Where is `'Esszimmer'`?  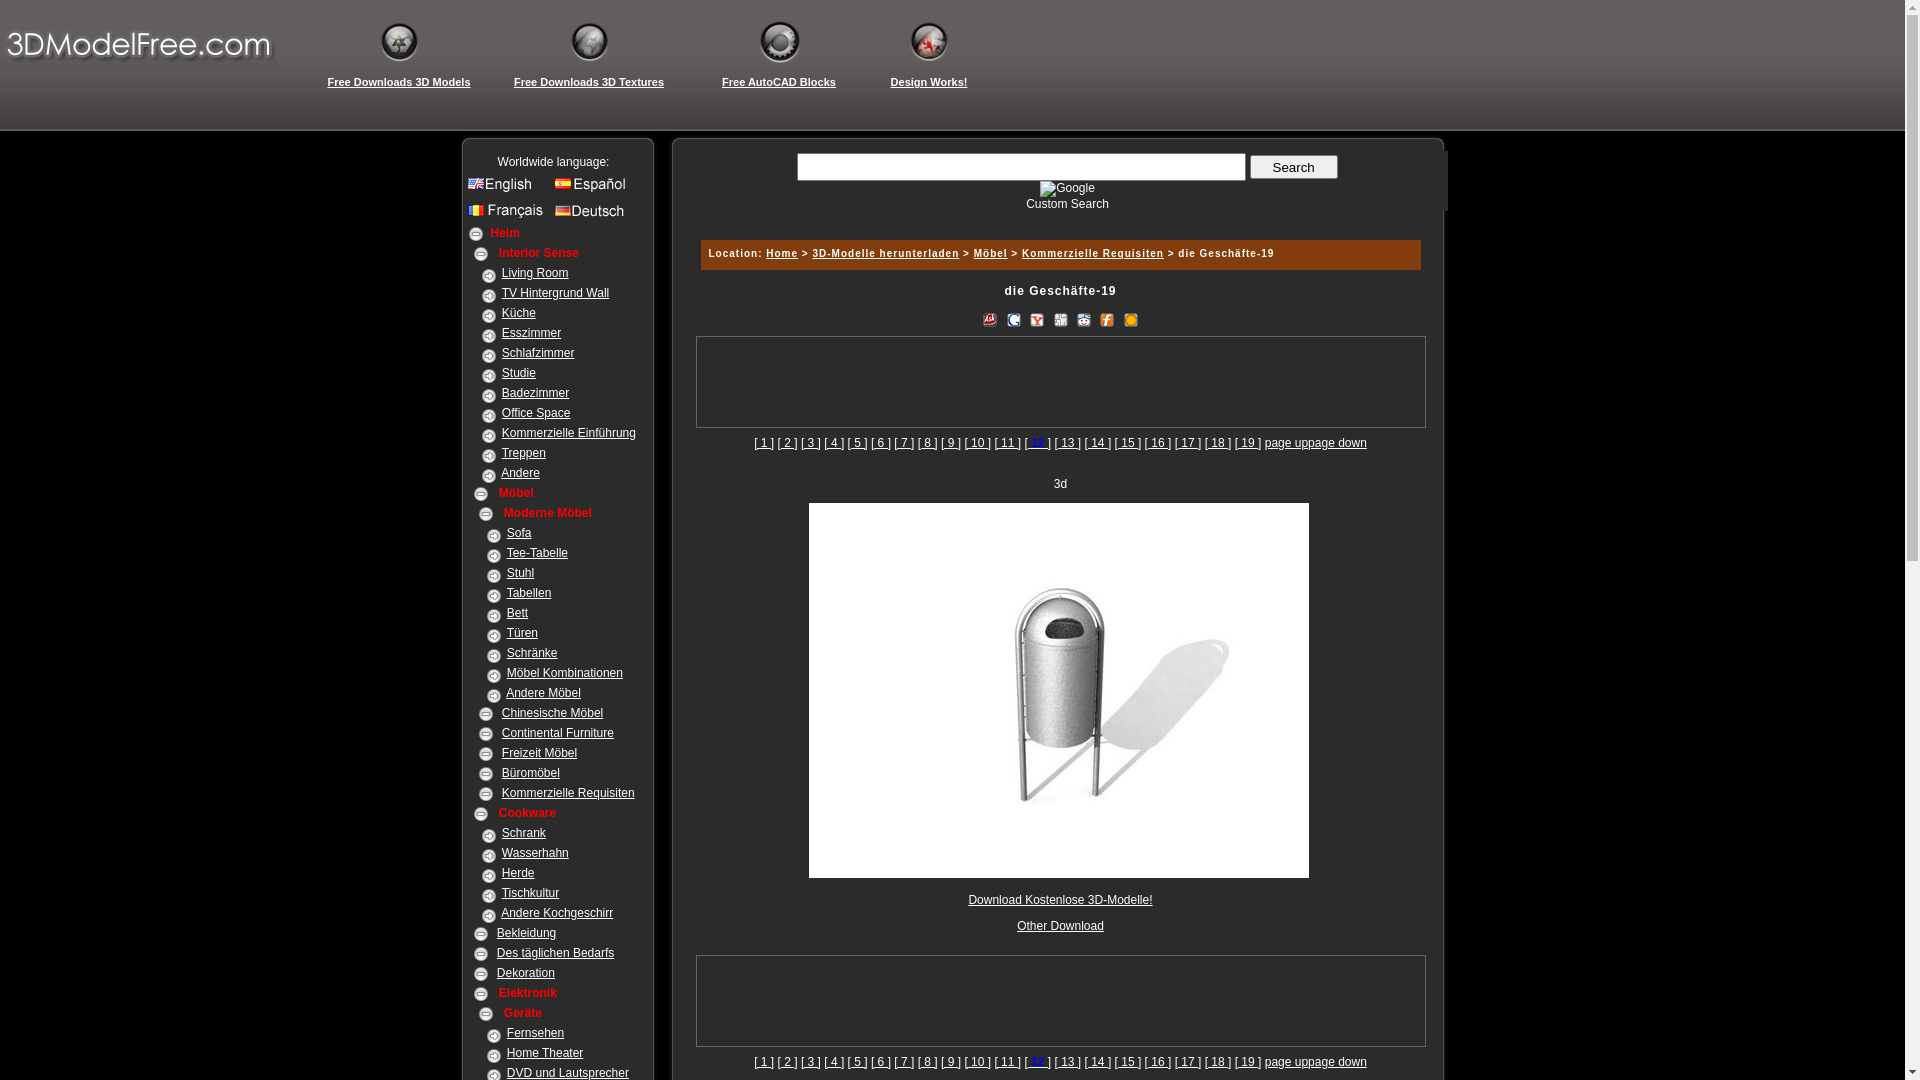
'Esszimmer' is located at coordinates (531, 331).